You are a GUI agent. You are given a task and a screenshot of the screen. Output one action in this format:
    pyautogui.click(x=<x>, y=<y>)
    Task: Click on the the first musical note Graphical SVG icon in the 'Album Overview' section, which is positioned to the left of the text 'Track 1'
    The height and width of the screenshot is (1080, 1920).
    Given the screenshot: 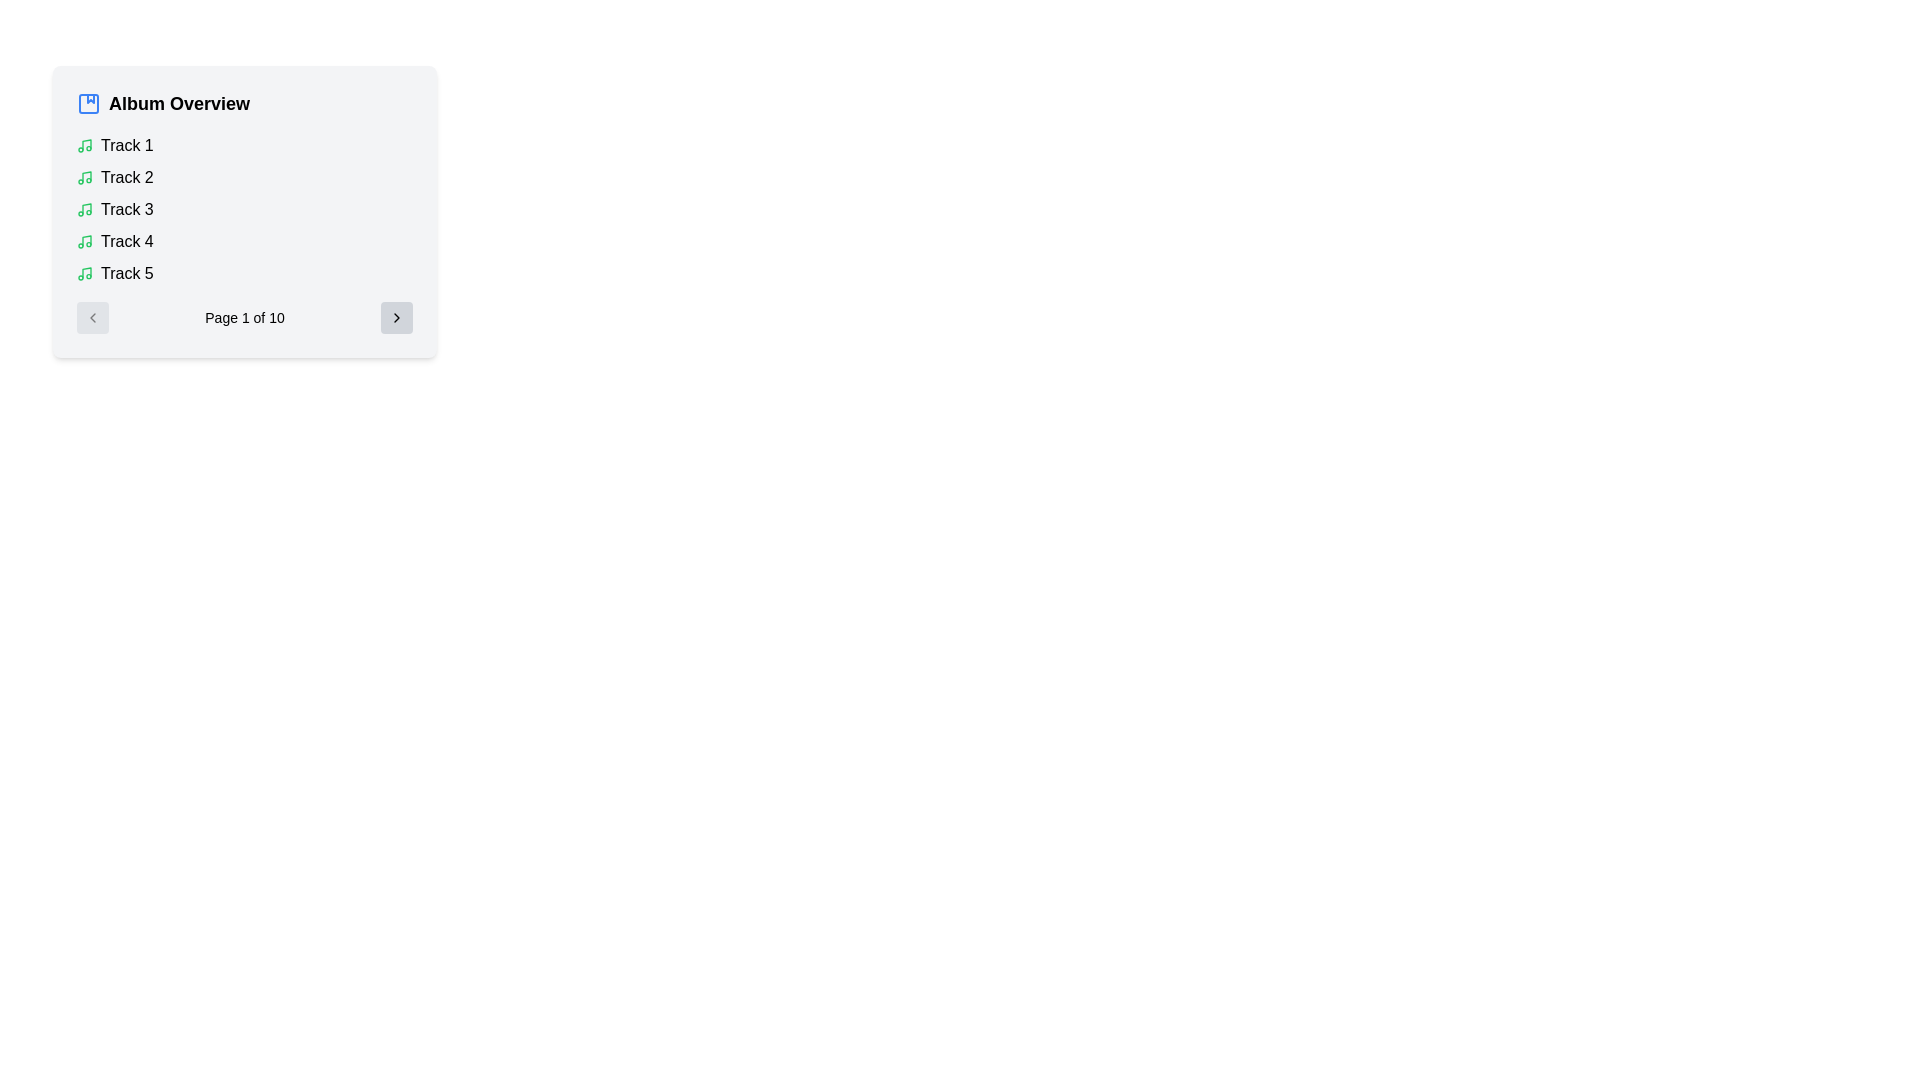 What is the action you would take?
    pyautogui.click(x=85, y=144)
    